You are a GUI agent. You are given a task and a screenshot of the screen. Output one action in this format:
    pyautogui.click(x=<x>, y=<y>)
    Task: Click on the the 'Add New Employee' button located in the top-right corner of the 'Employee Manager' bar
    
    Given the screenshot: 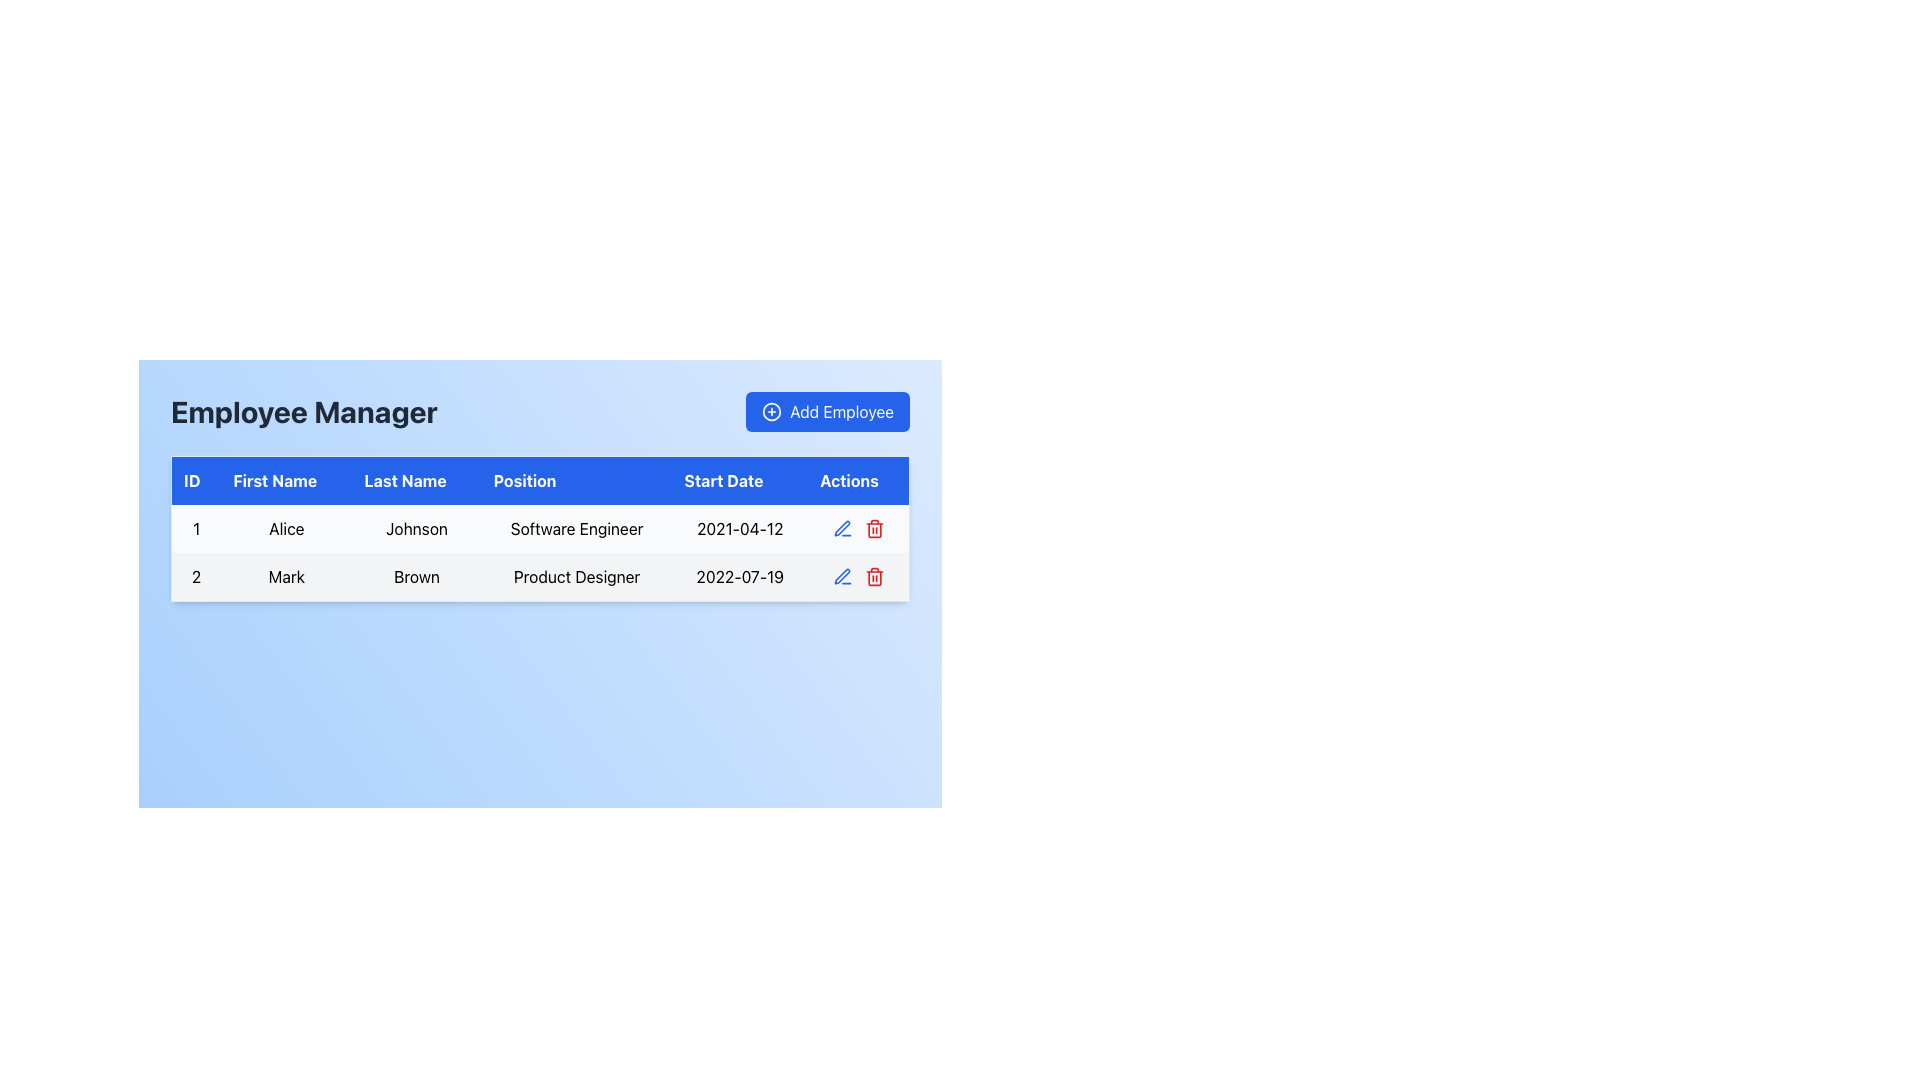 What is the action you would take?
    pyautogui.click(x=828, y=411)
    